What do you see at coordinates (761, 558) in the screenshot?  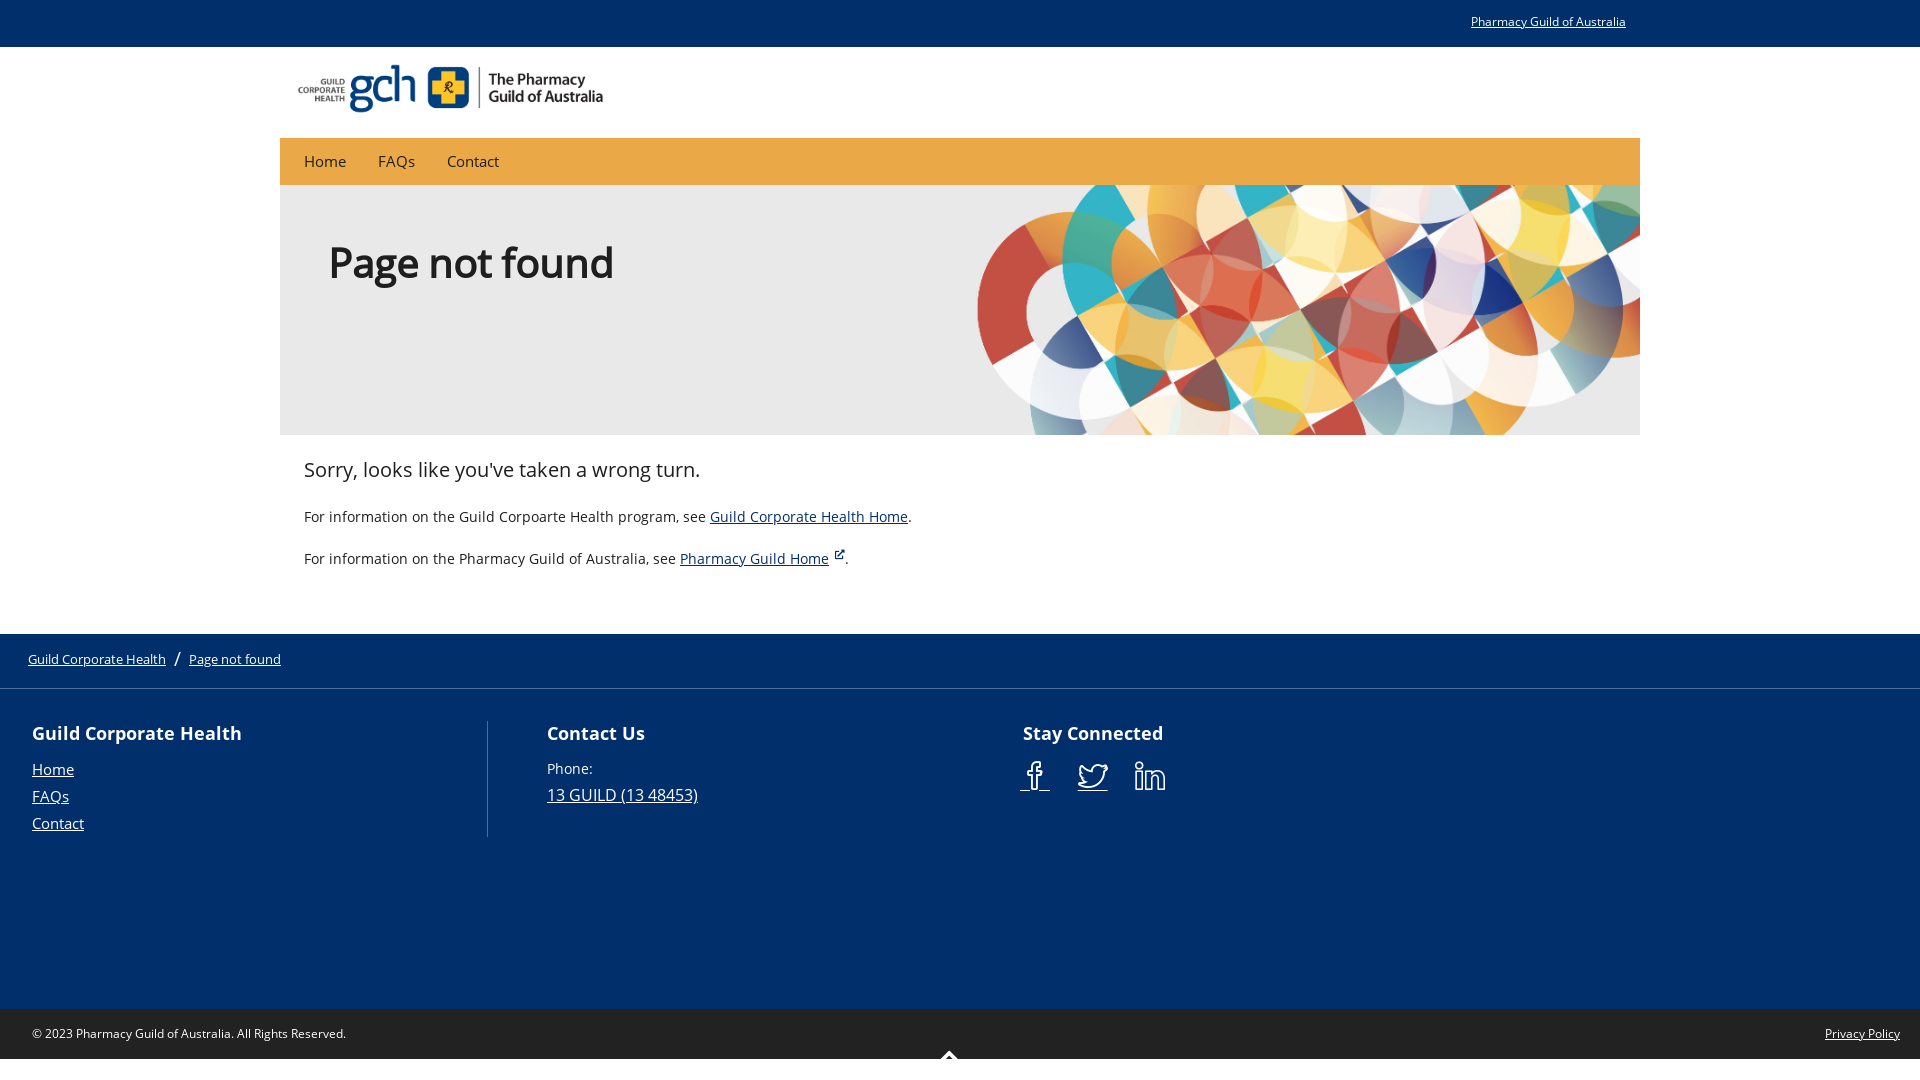 I see `'Pharmacy Guild Home'` at bounding box center [761, 558].